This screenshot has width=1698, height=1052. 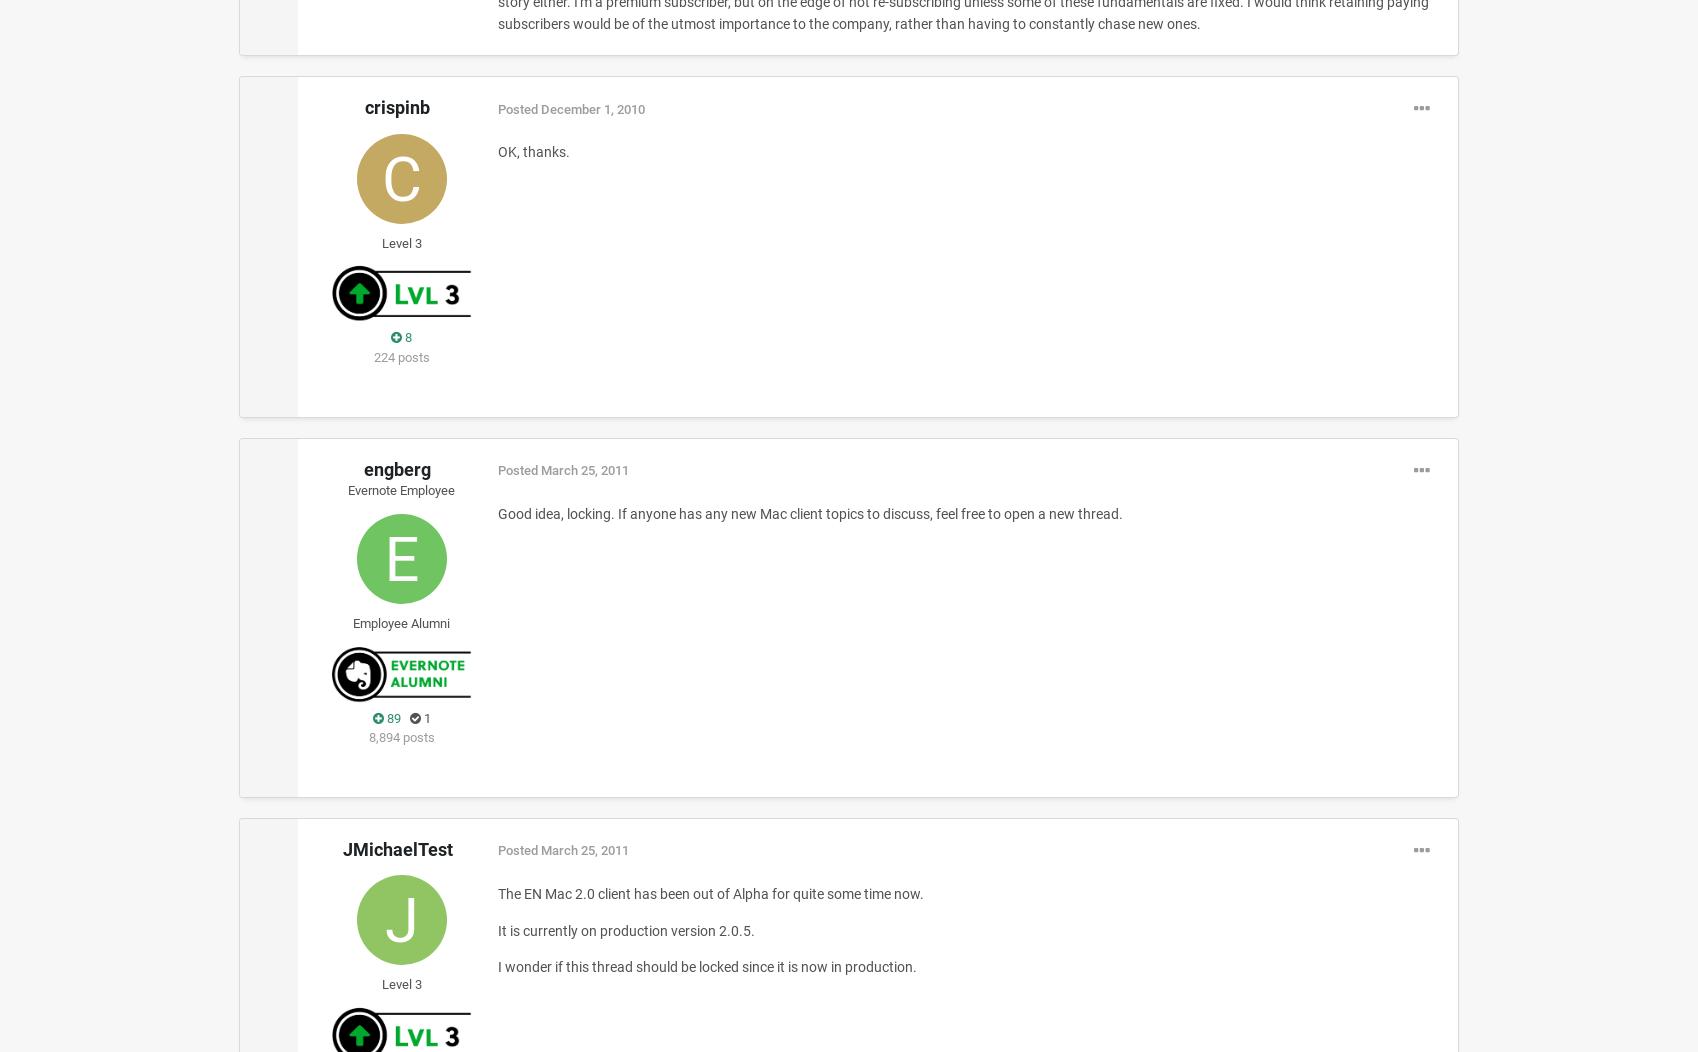 What do you see at coordinates (496, 928) in the screenshot?
I see `'It is currently on production version 2.0.5.'` at bounding box center [496, 928].